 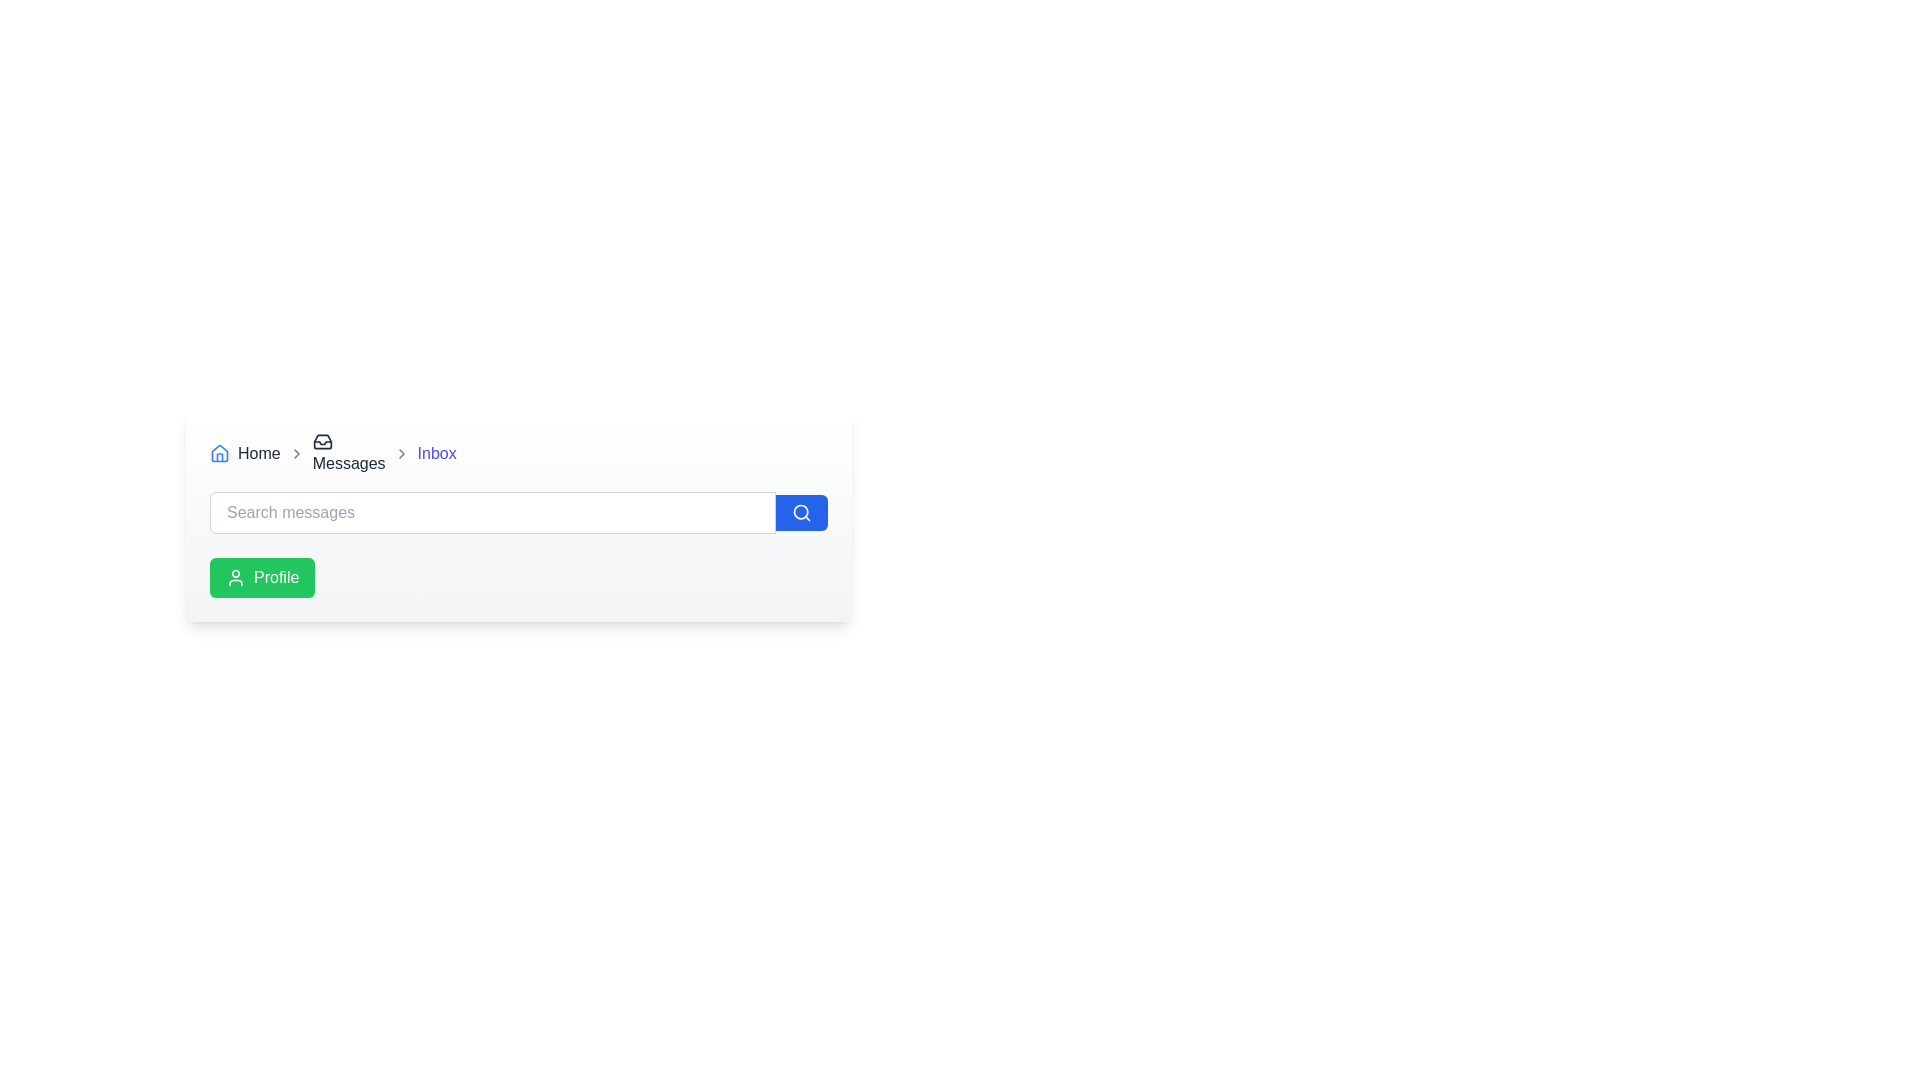 What do you see at coordinates (400, 454) in the screenshot?
I see `the right-facing gray chevron icon located after the 'Inbox' text in the breadcrumb navigation bar, which is the third icon from the left` at bounding box center [400, 454].